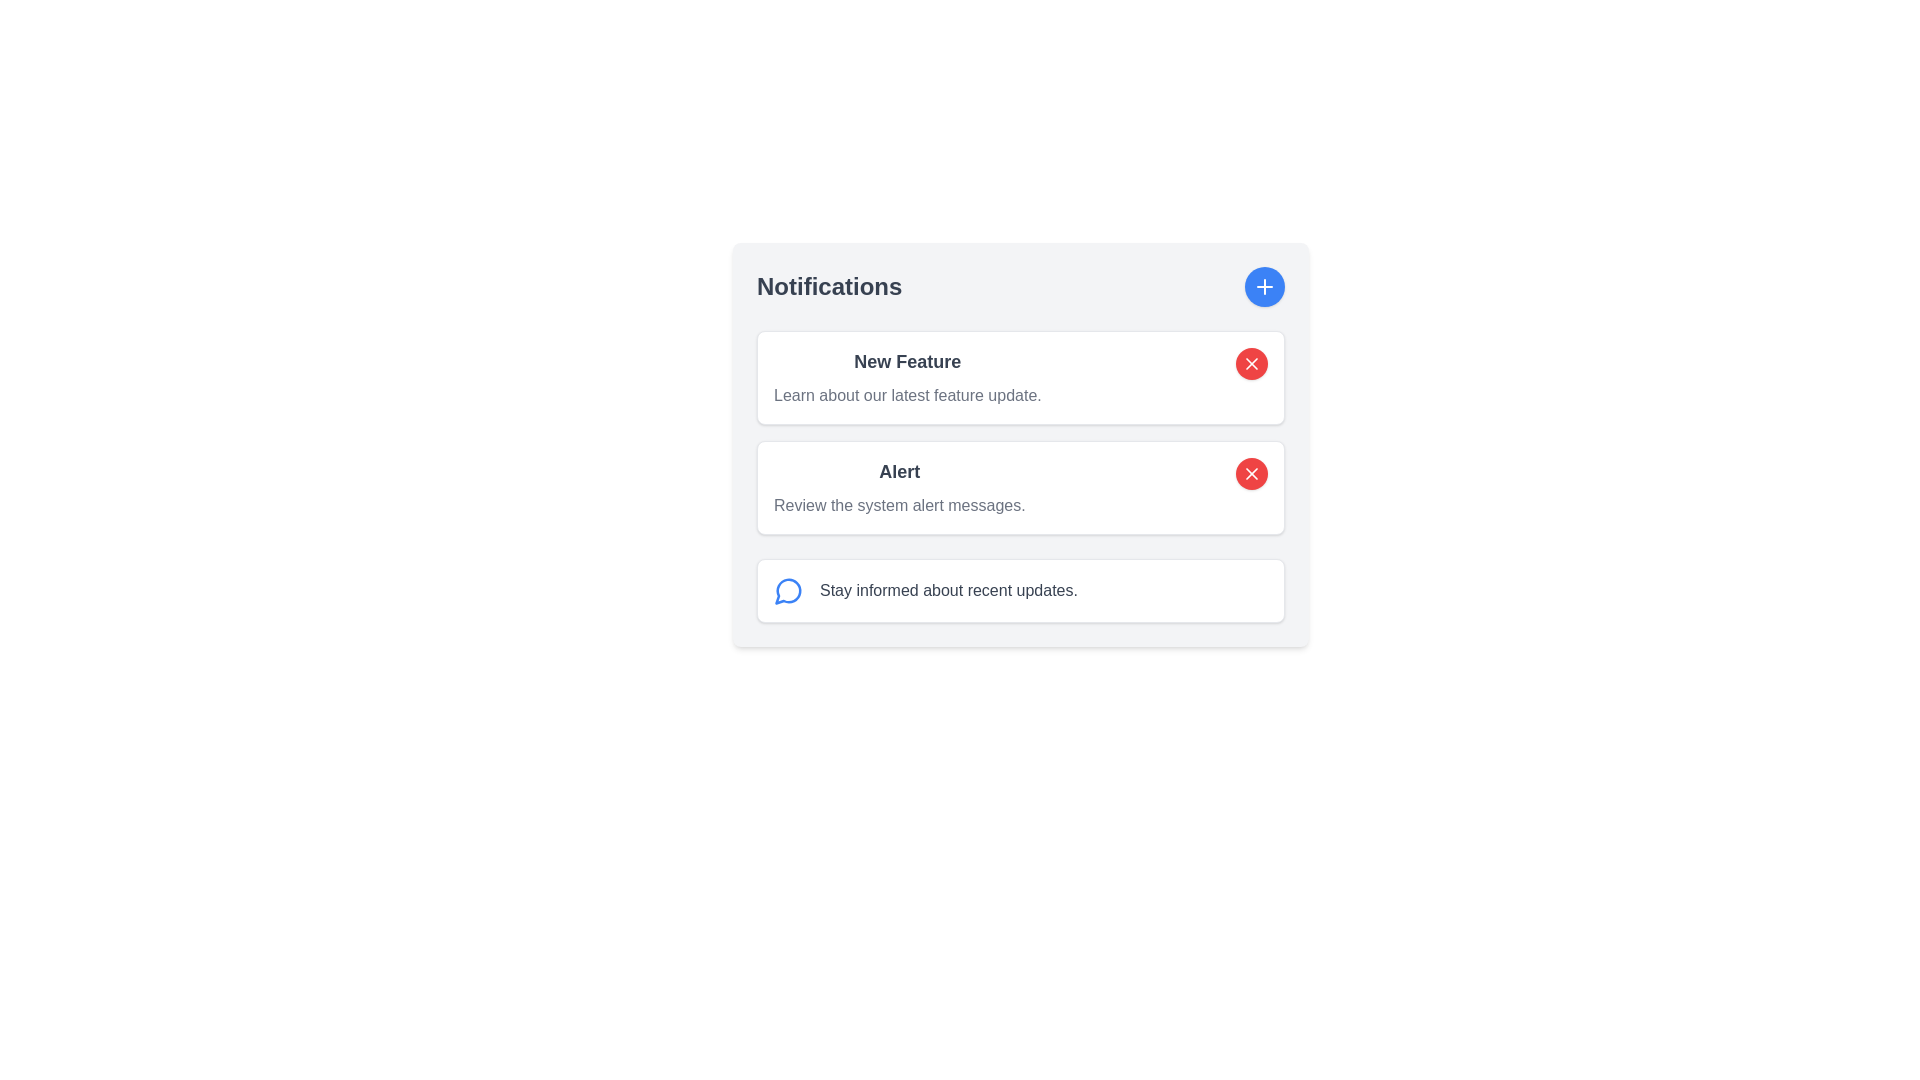  I want to click on the circular blue button with a white plus sign located in the top-right corner of the 'Notifications' section, so click(1264, 286).